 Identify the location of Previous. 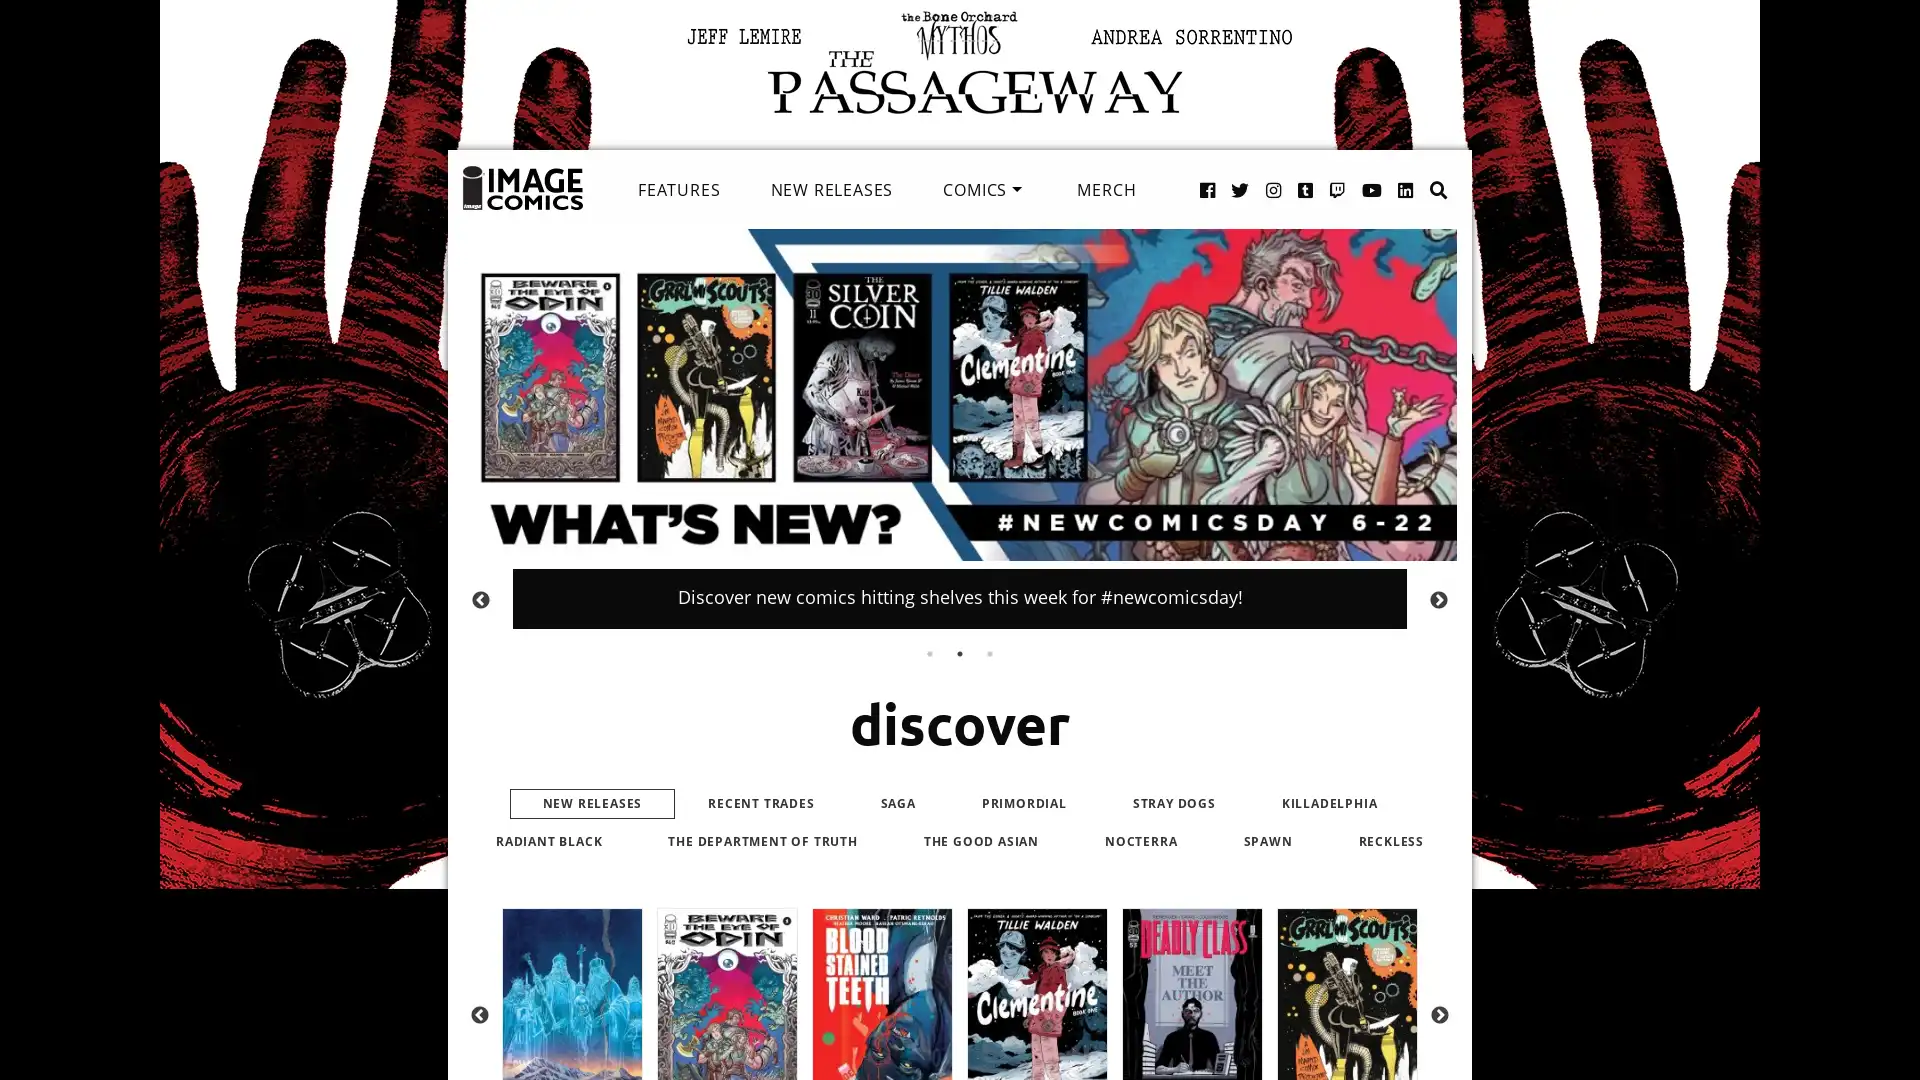
(480, 1014).